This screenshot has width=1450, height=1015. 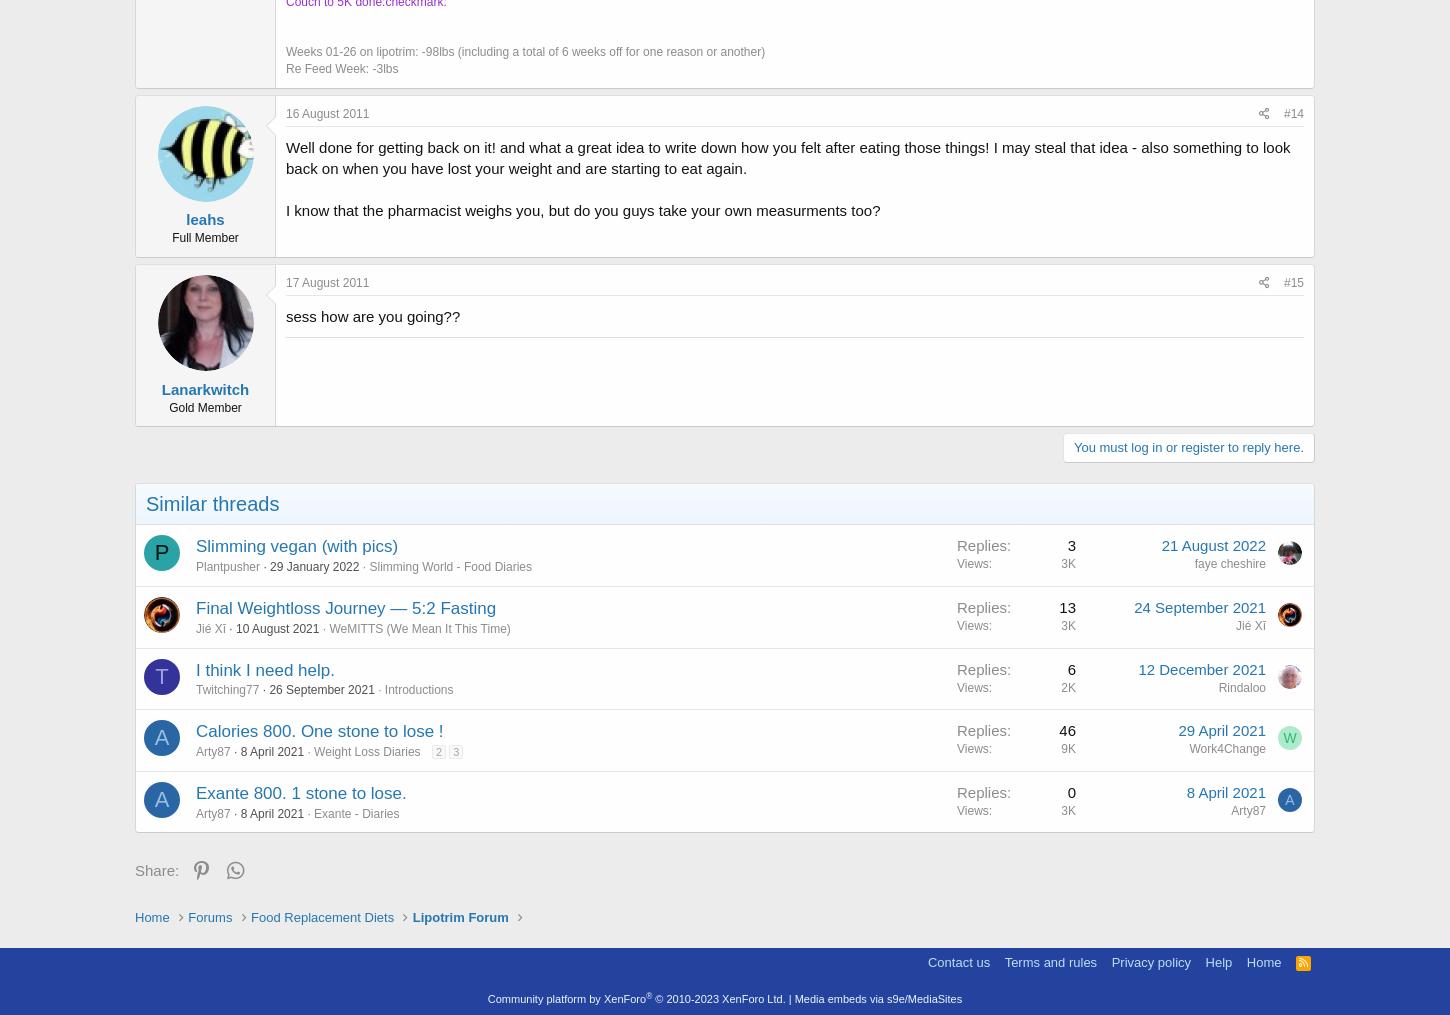 What do you see at coordinates (160, 675) in the screenshot?
I see `'T'` at bounding box center [160, 675].